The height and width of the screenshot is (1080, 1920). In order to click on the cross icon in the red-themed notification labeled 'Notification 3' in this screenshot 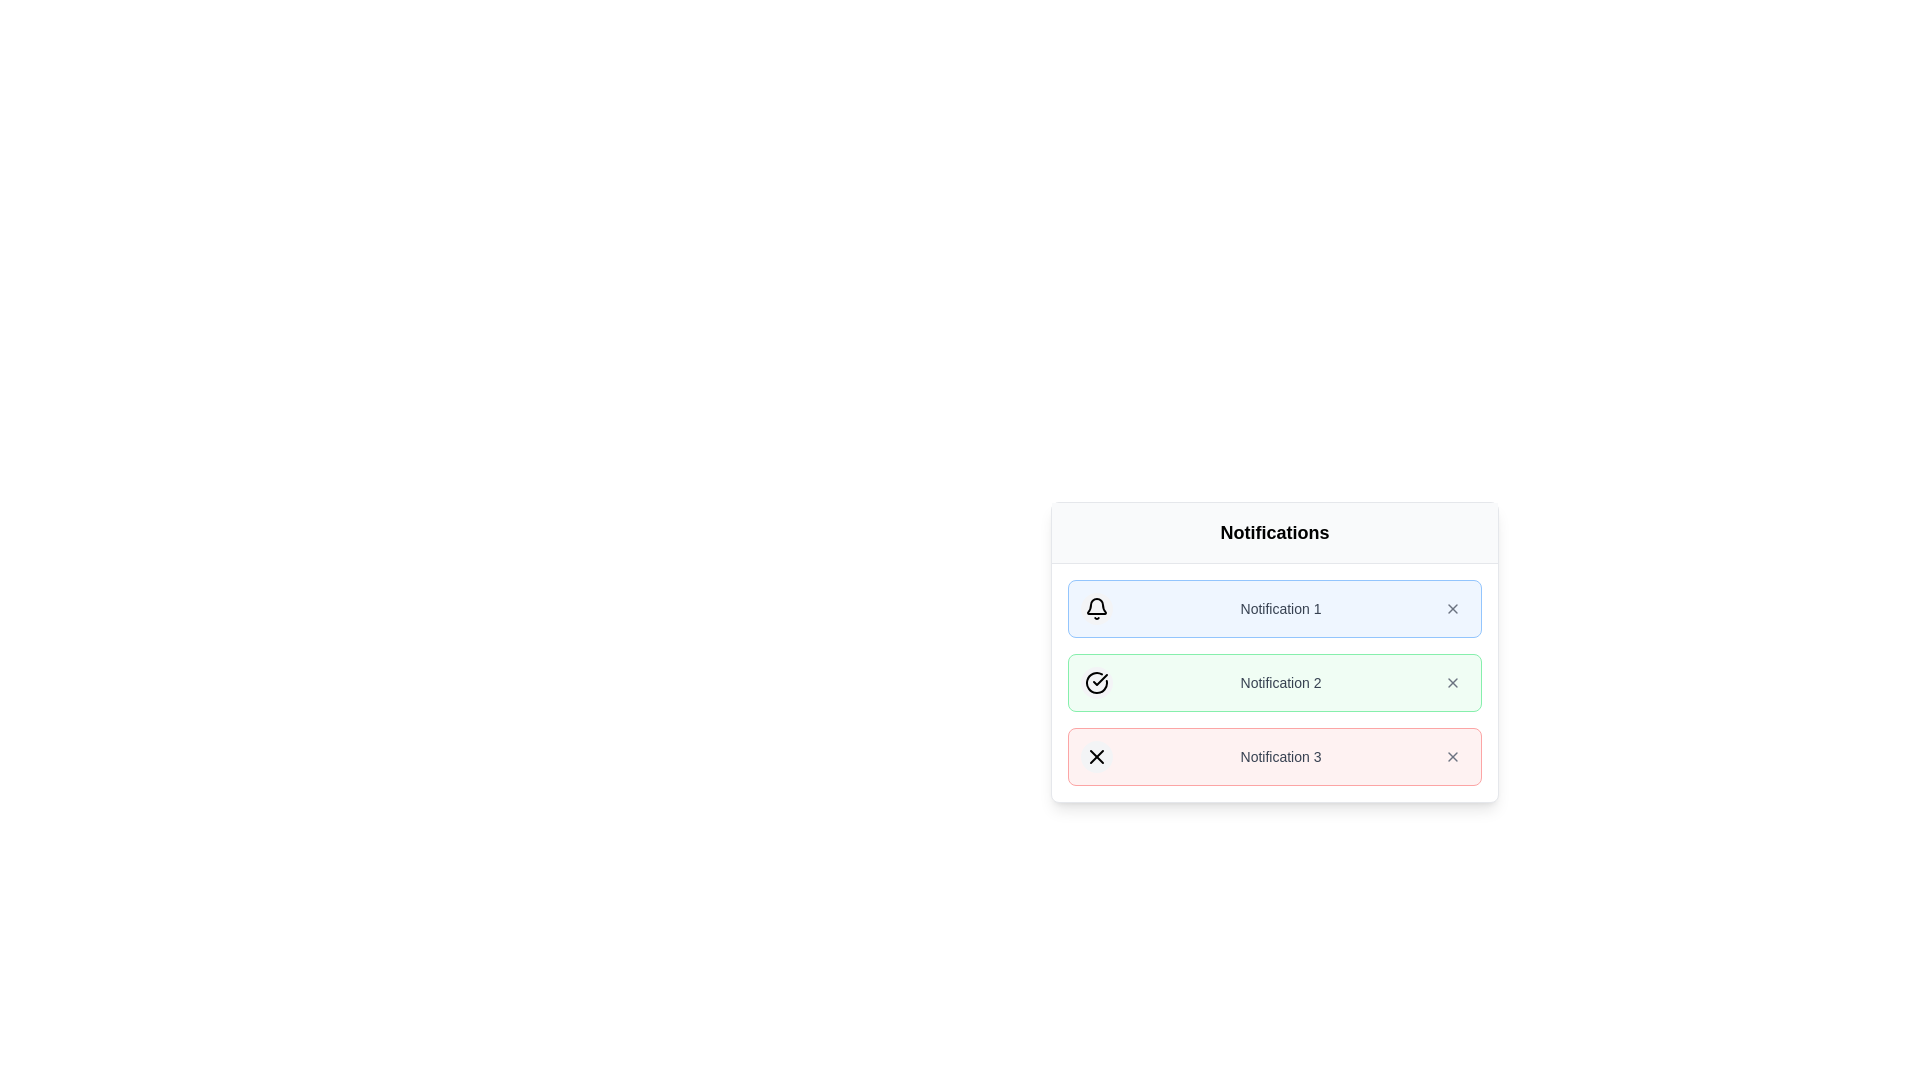, I will do `click(1096, 756)`.